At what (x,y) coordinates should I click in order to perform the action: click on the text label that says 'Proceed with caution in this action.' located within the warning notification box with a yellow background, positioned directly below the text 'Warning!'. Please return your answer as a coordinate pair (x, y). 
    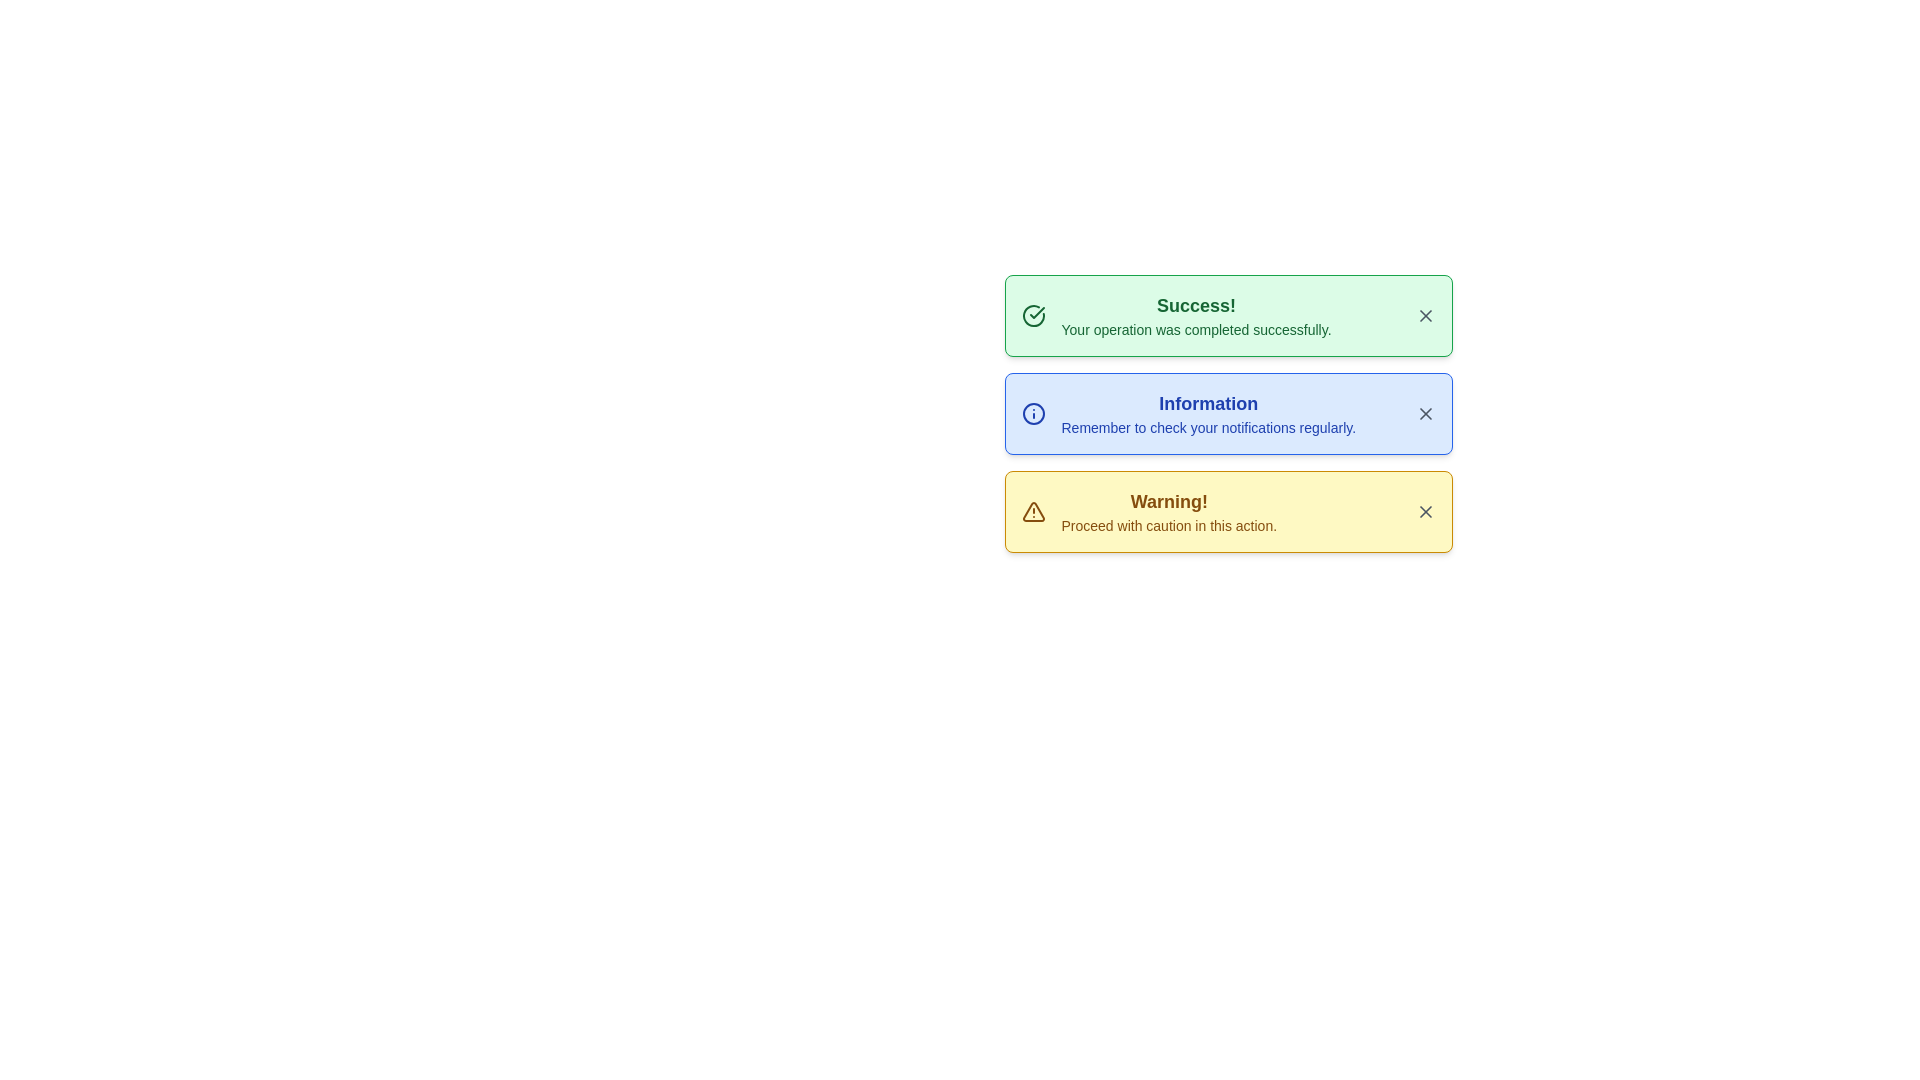
    Looking at the image, I should click on (1169, 524).